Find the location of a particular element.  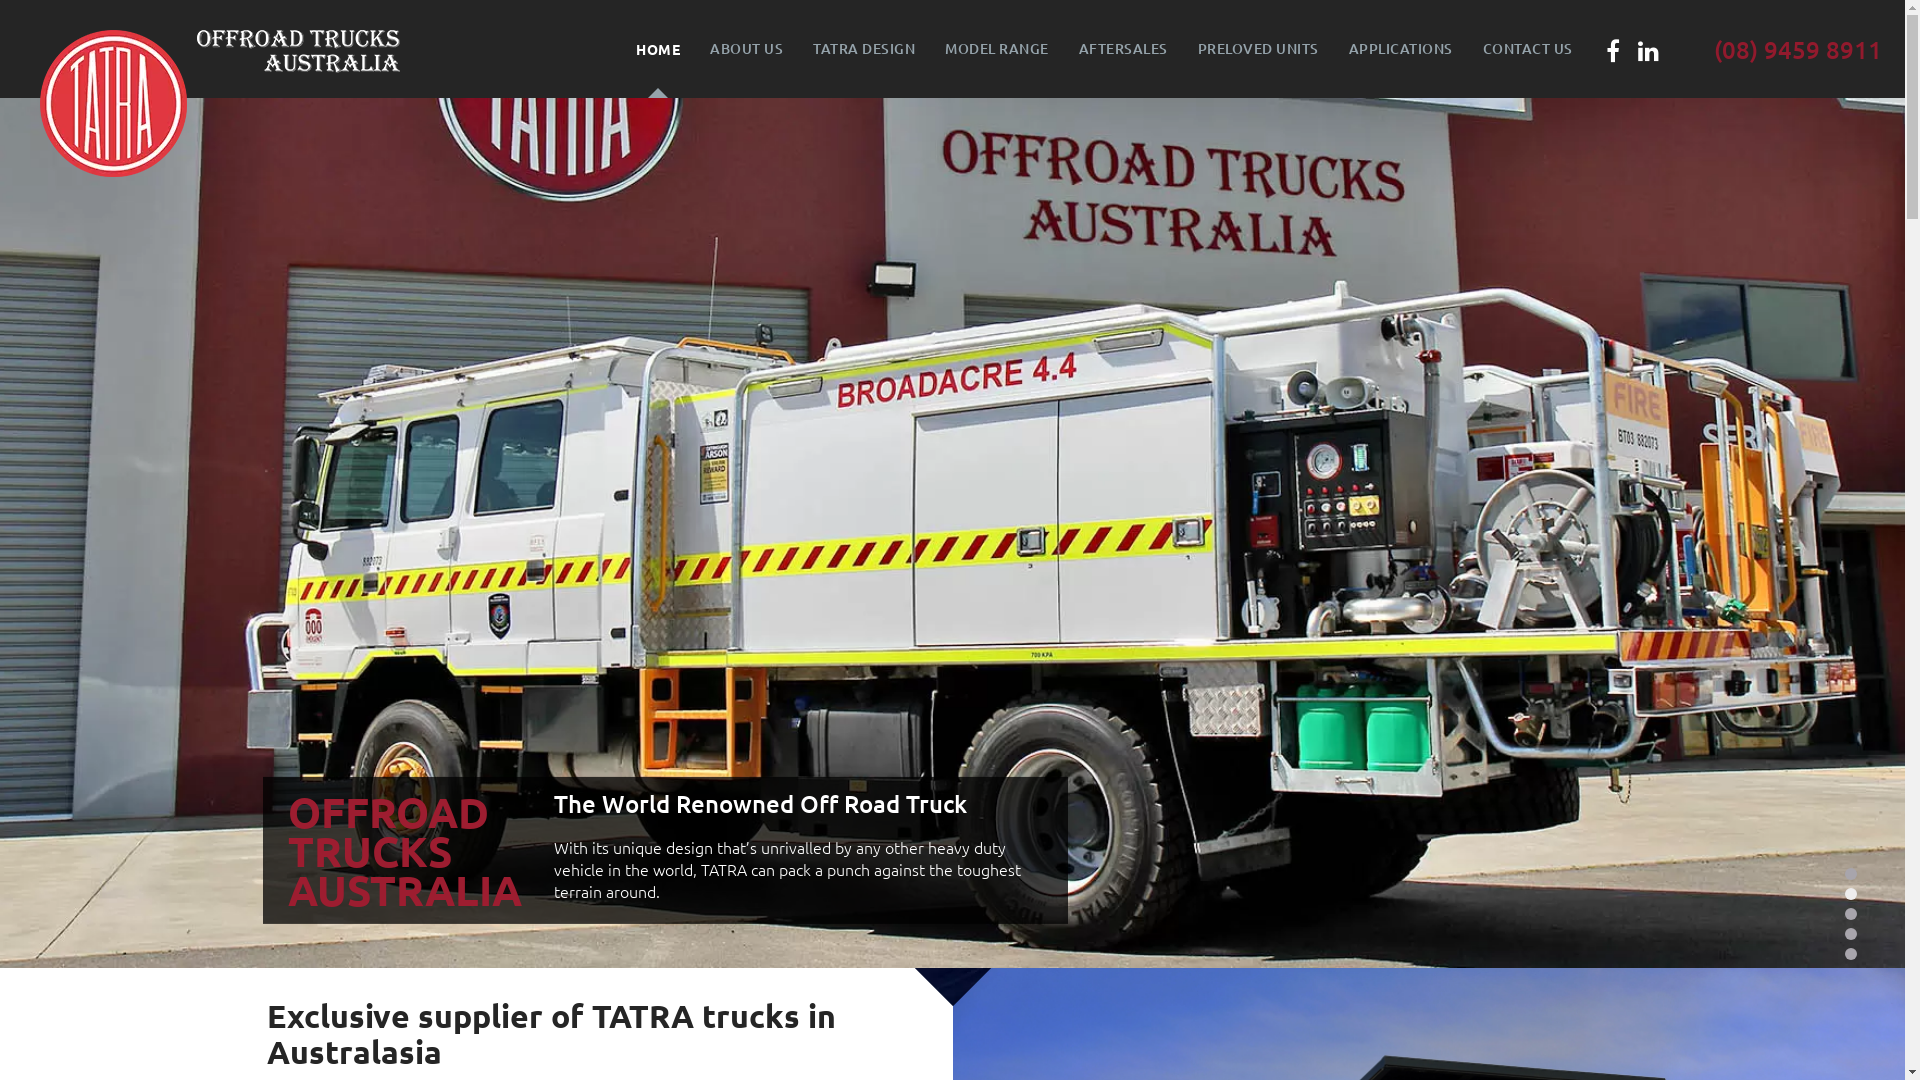

'TATRA DESIGN' is located at coordinates (864, 48).